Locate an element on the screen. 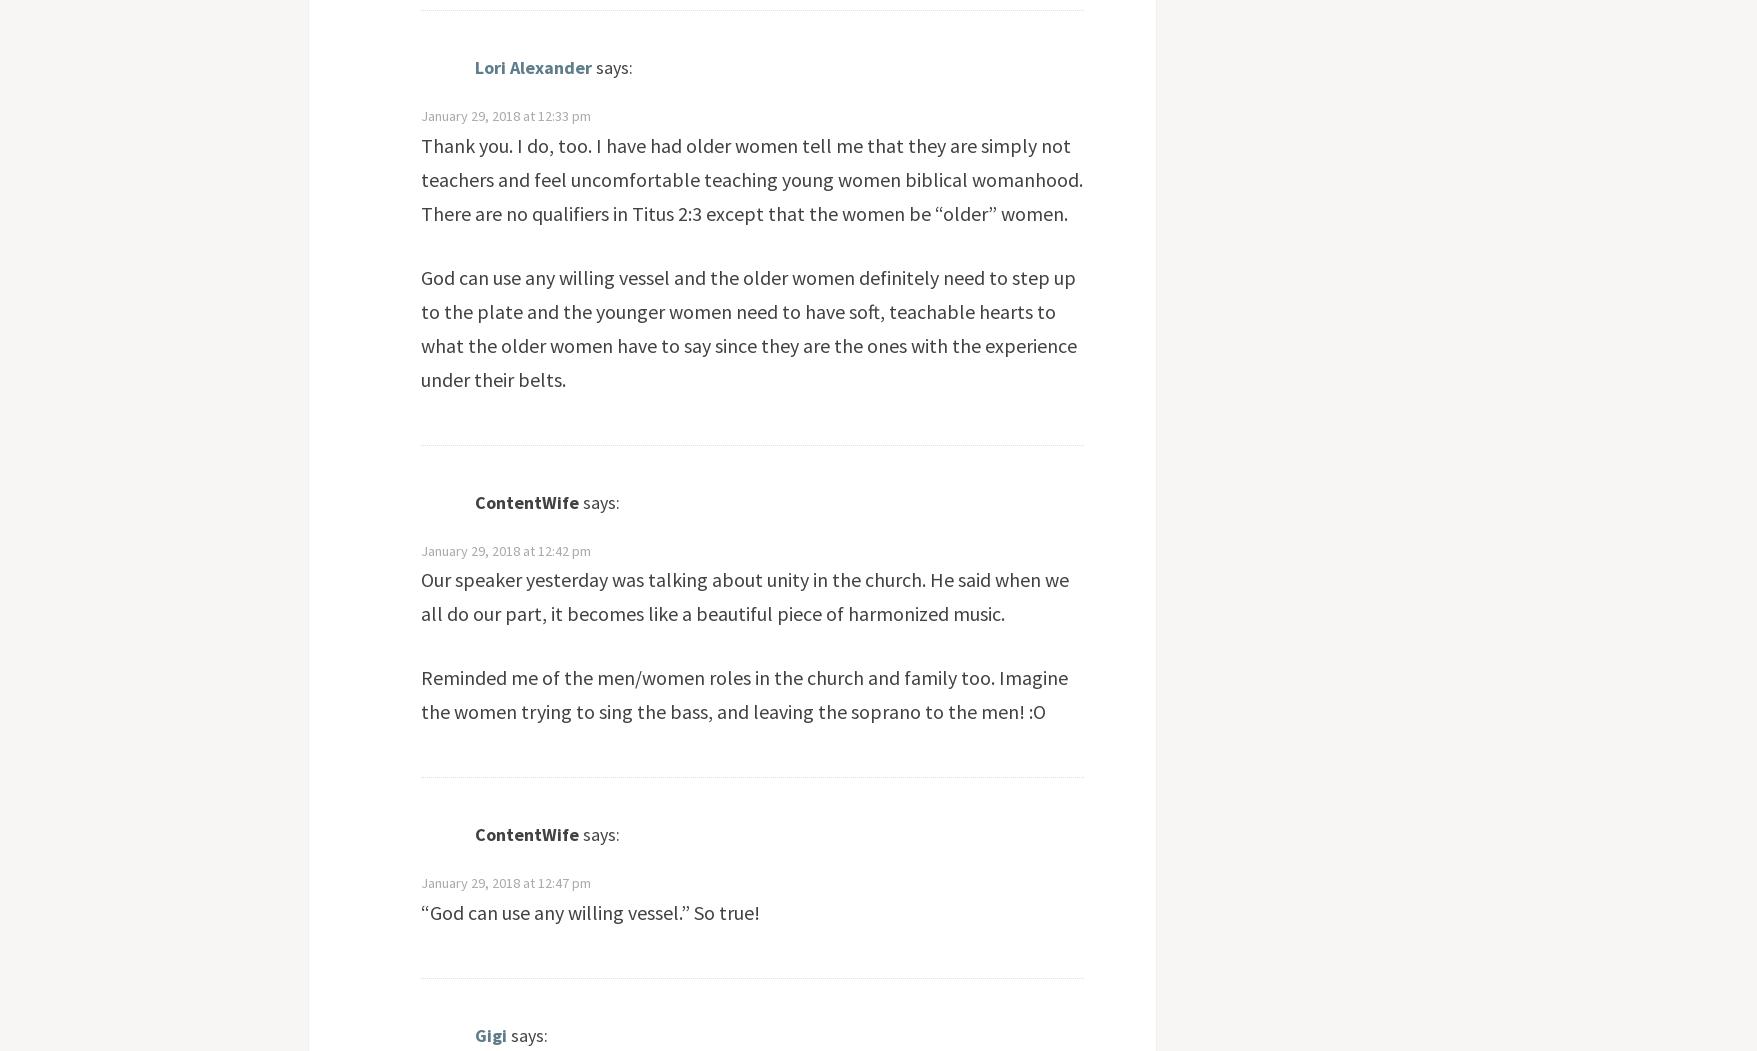 This screenshot has height=1051, width=1757. 'Our speaker yesterday was talking about unity in the church. He said when we all do our part, it becomes like a beautiful piece of harmonized music.' is located at coordinates (742, 596).